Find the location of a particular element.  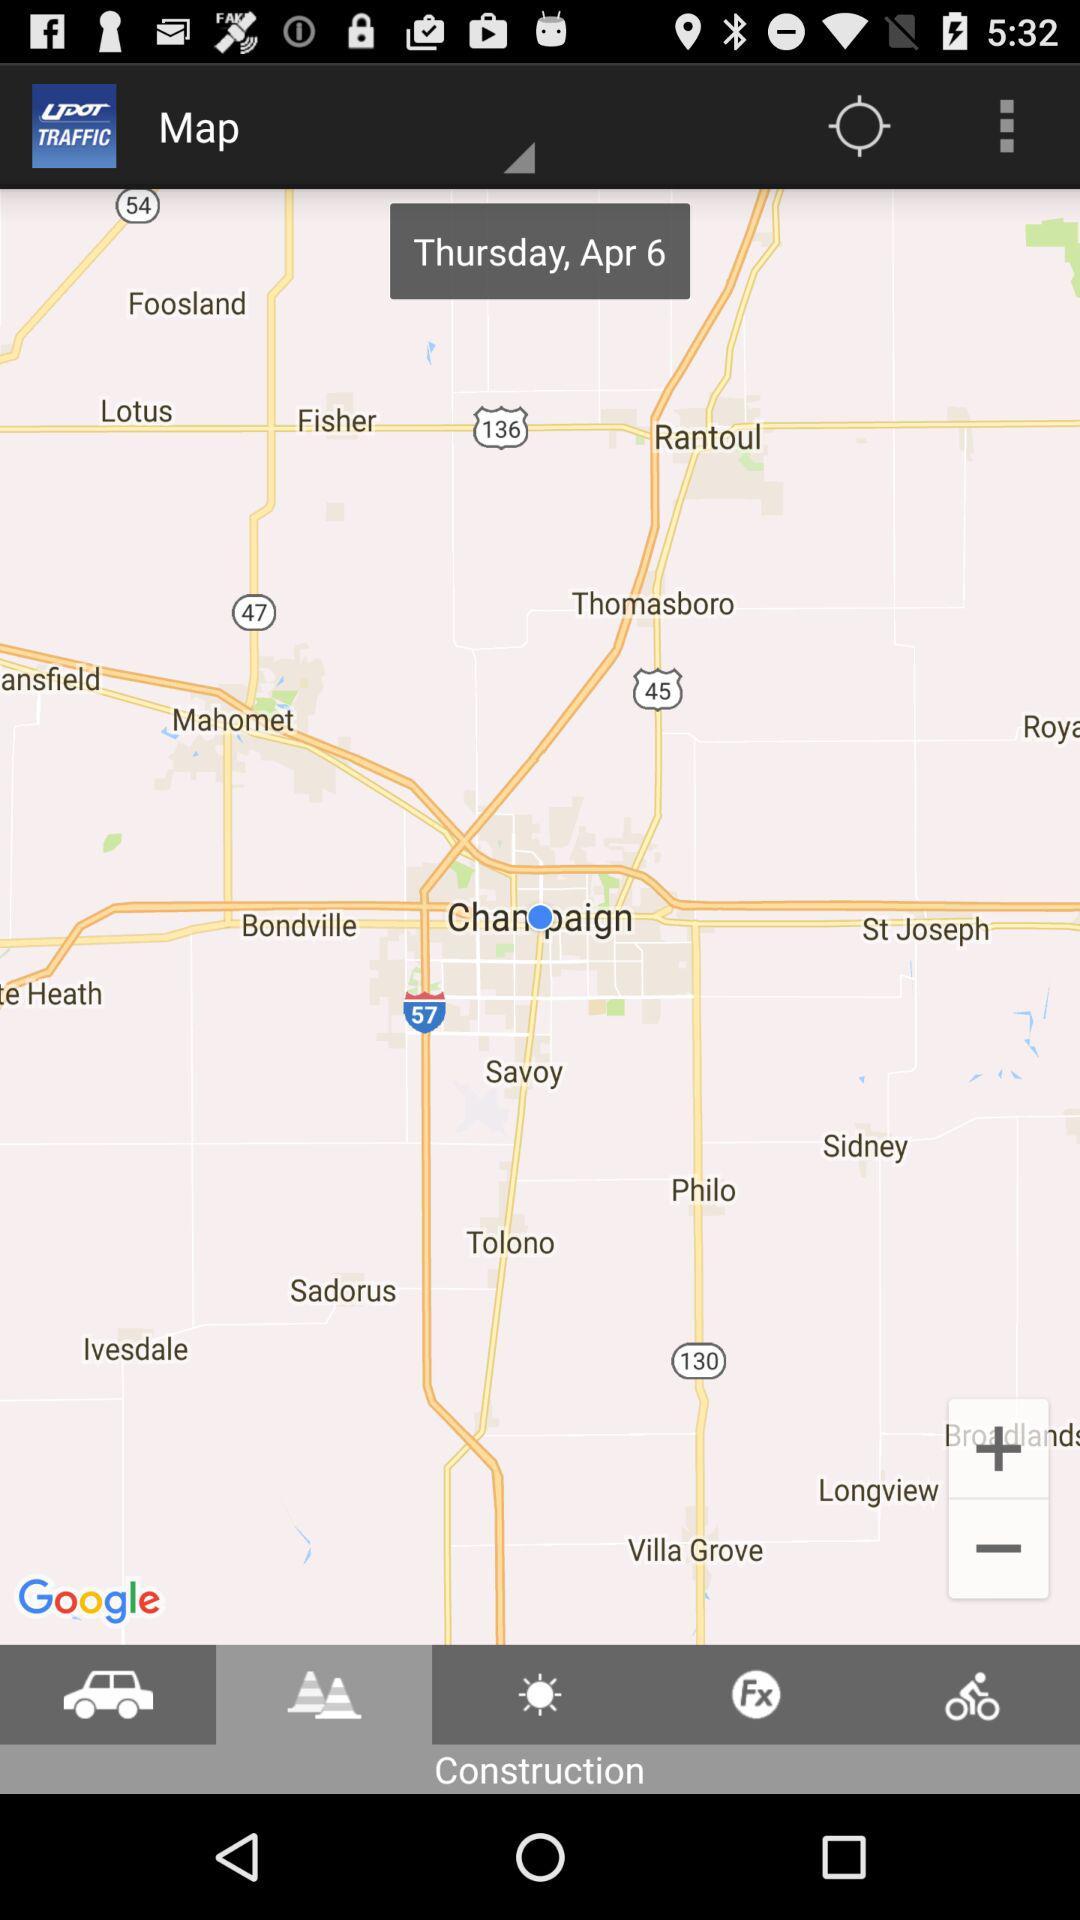

show traffic is located at coordinates (108, 1693).